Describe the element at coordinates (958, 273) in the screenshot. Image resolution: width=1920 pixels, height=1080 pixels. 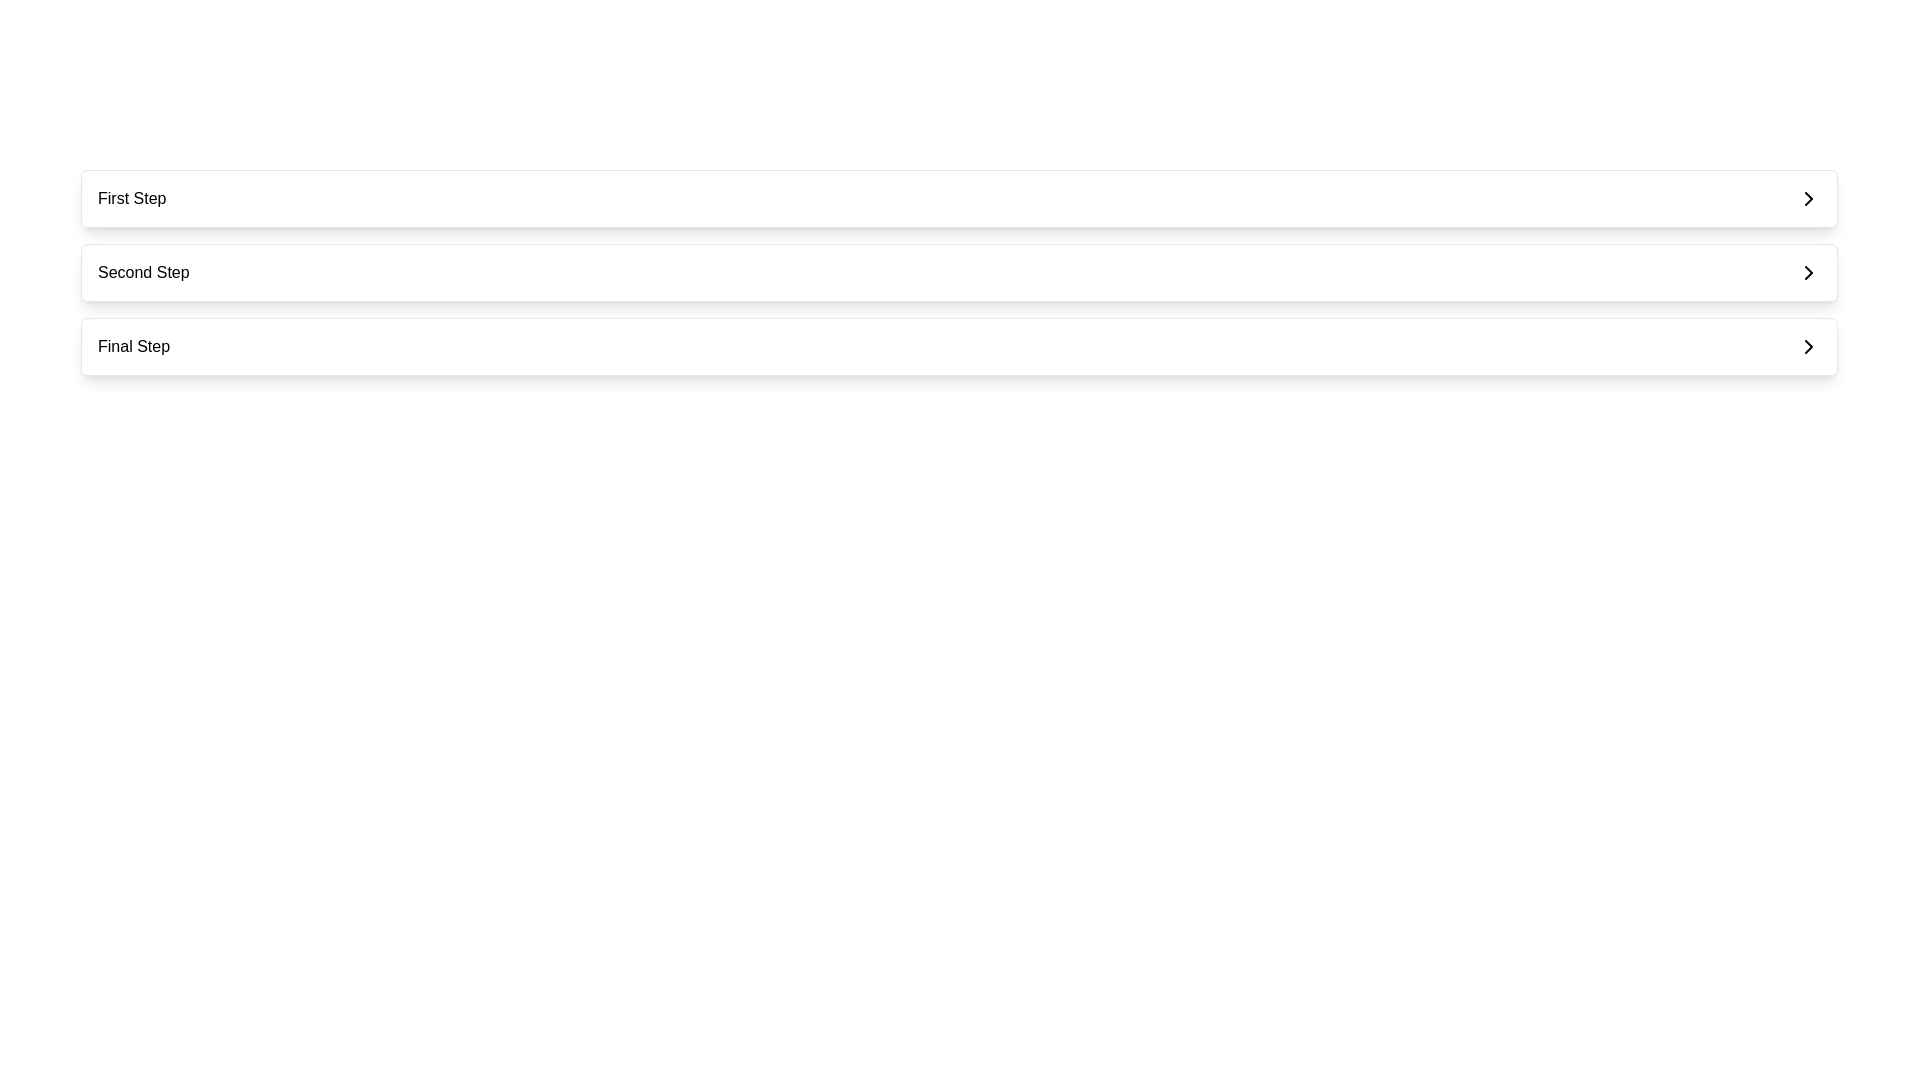
I see `the second navigation row labeled 'Second Step'` at that location.